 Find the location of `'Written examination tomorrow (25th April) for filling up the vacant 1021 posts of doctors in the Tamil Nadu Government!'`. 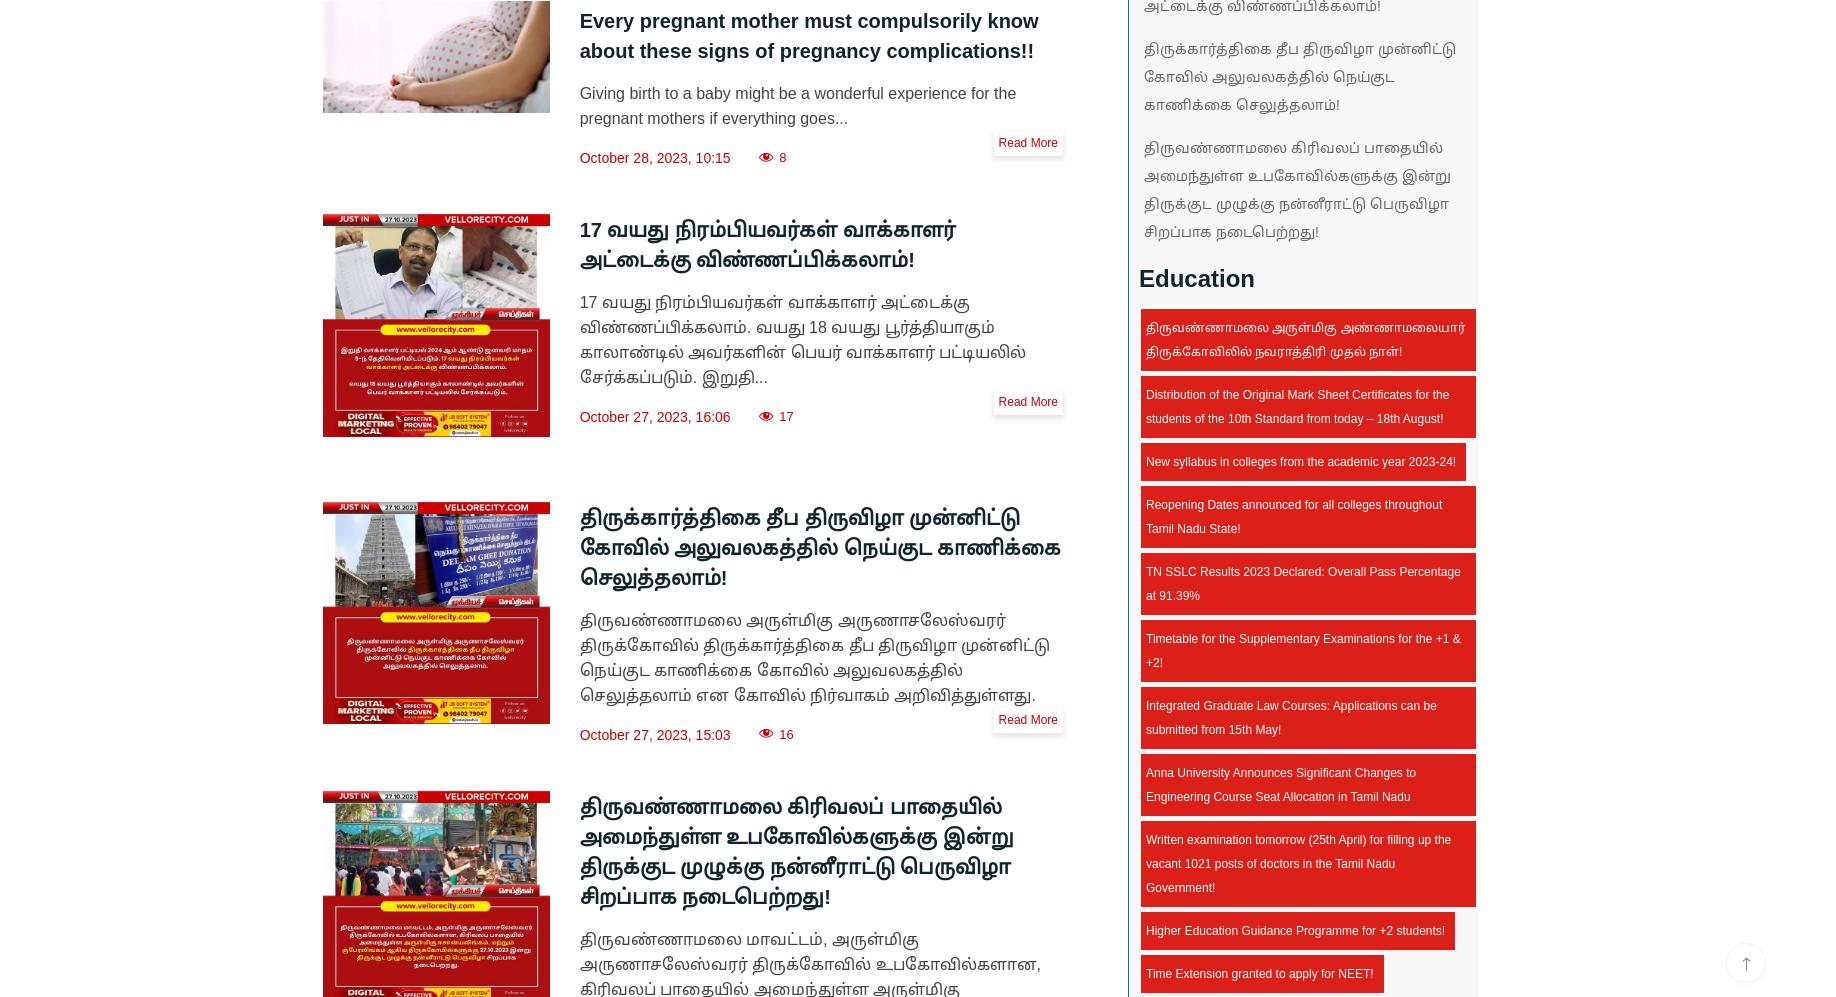

'Written examination tomorrow (25th April) for filling up the vacant 1021 posts of doctors in the Tamil Nadu Government!' is located at coordinates (1146, 863).